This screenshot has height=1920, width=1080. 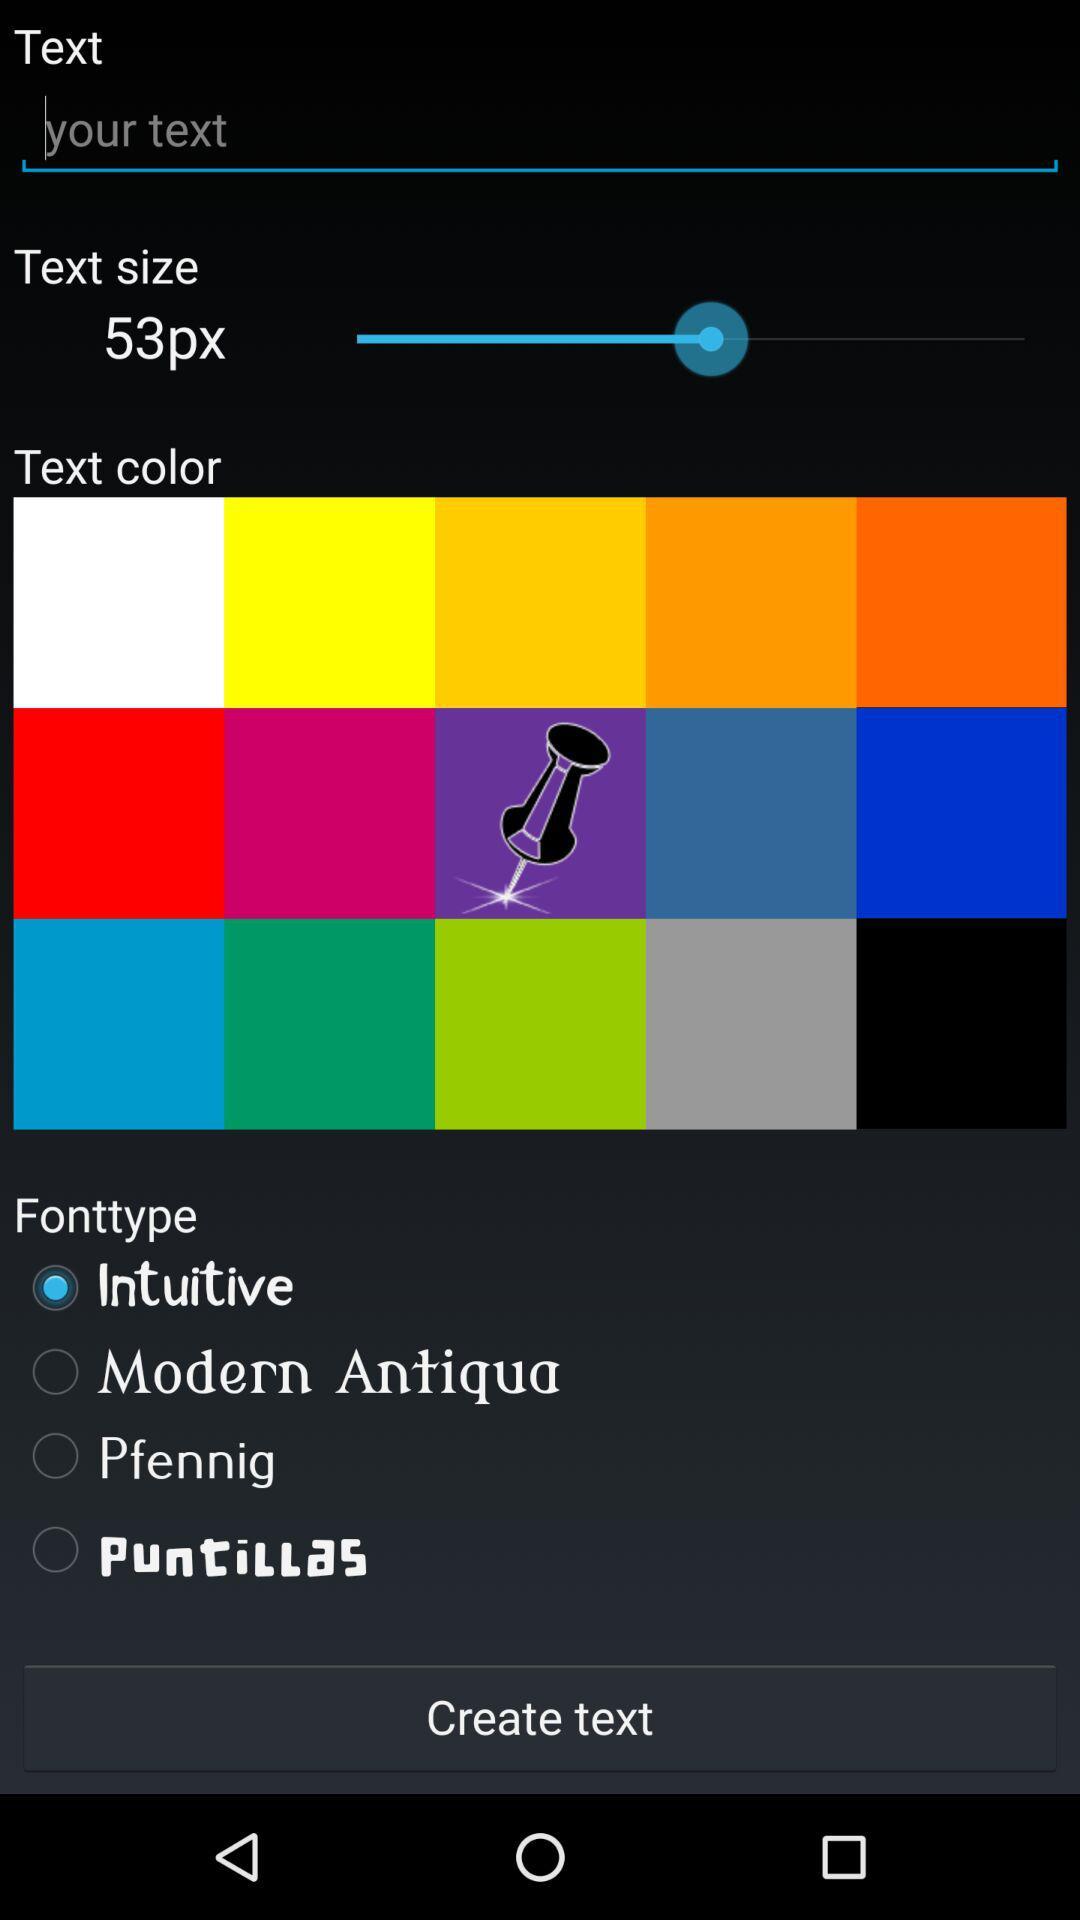 I want to click on the modern antiqua item, so click(x=540, y=1370).